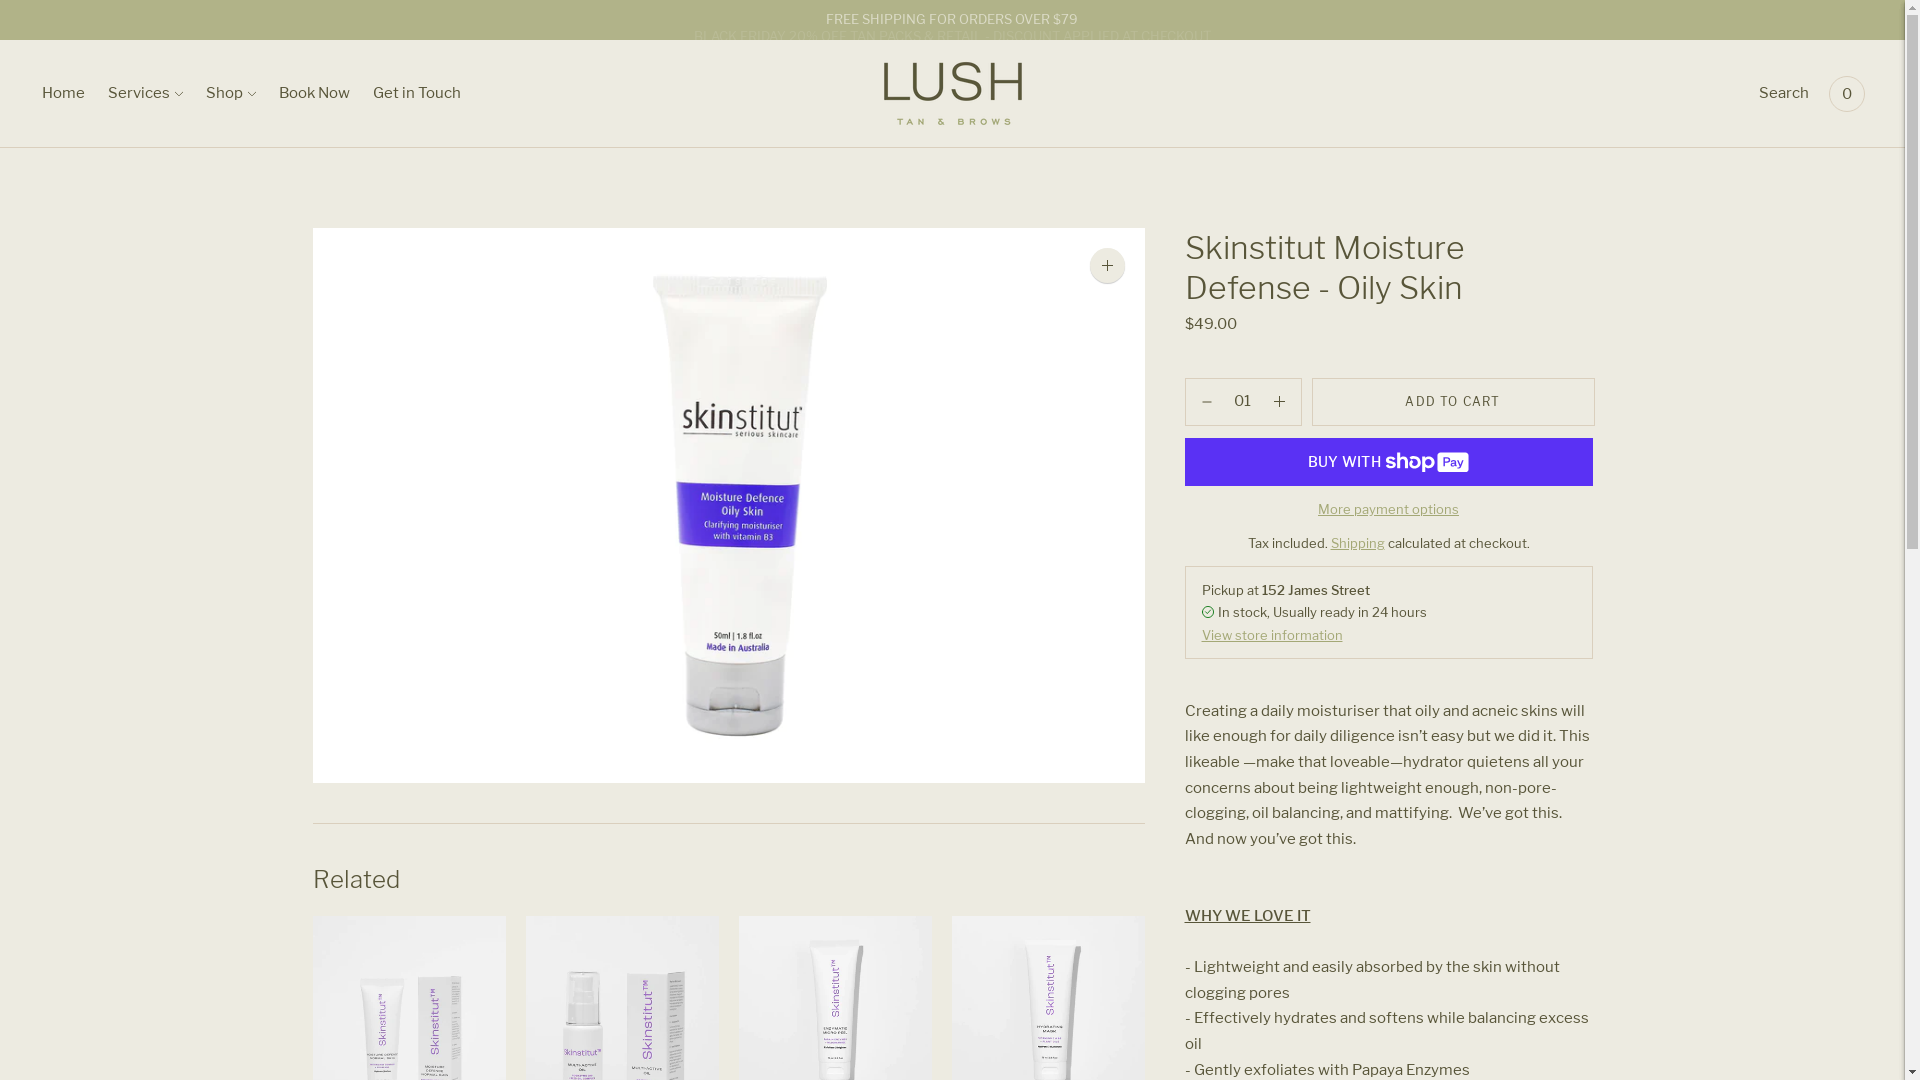 The image size is (1920, 1080). I want to click on 'Book Now', so click(313, 93).